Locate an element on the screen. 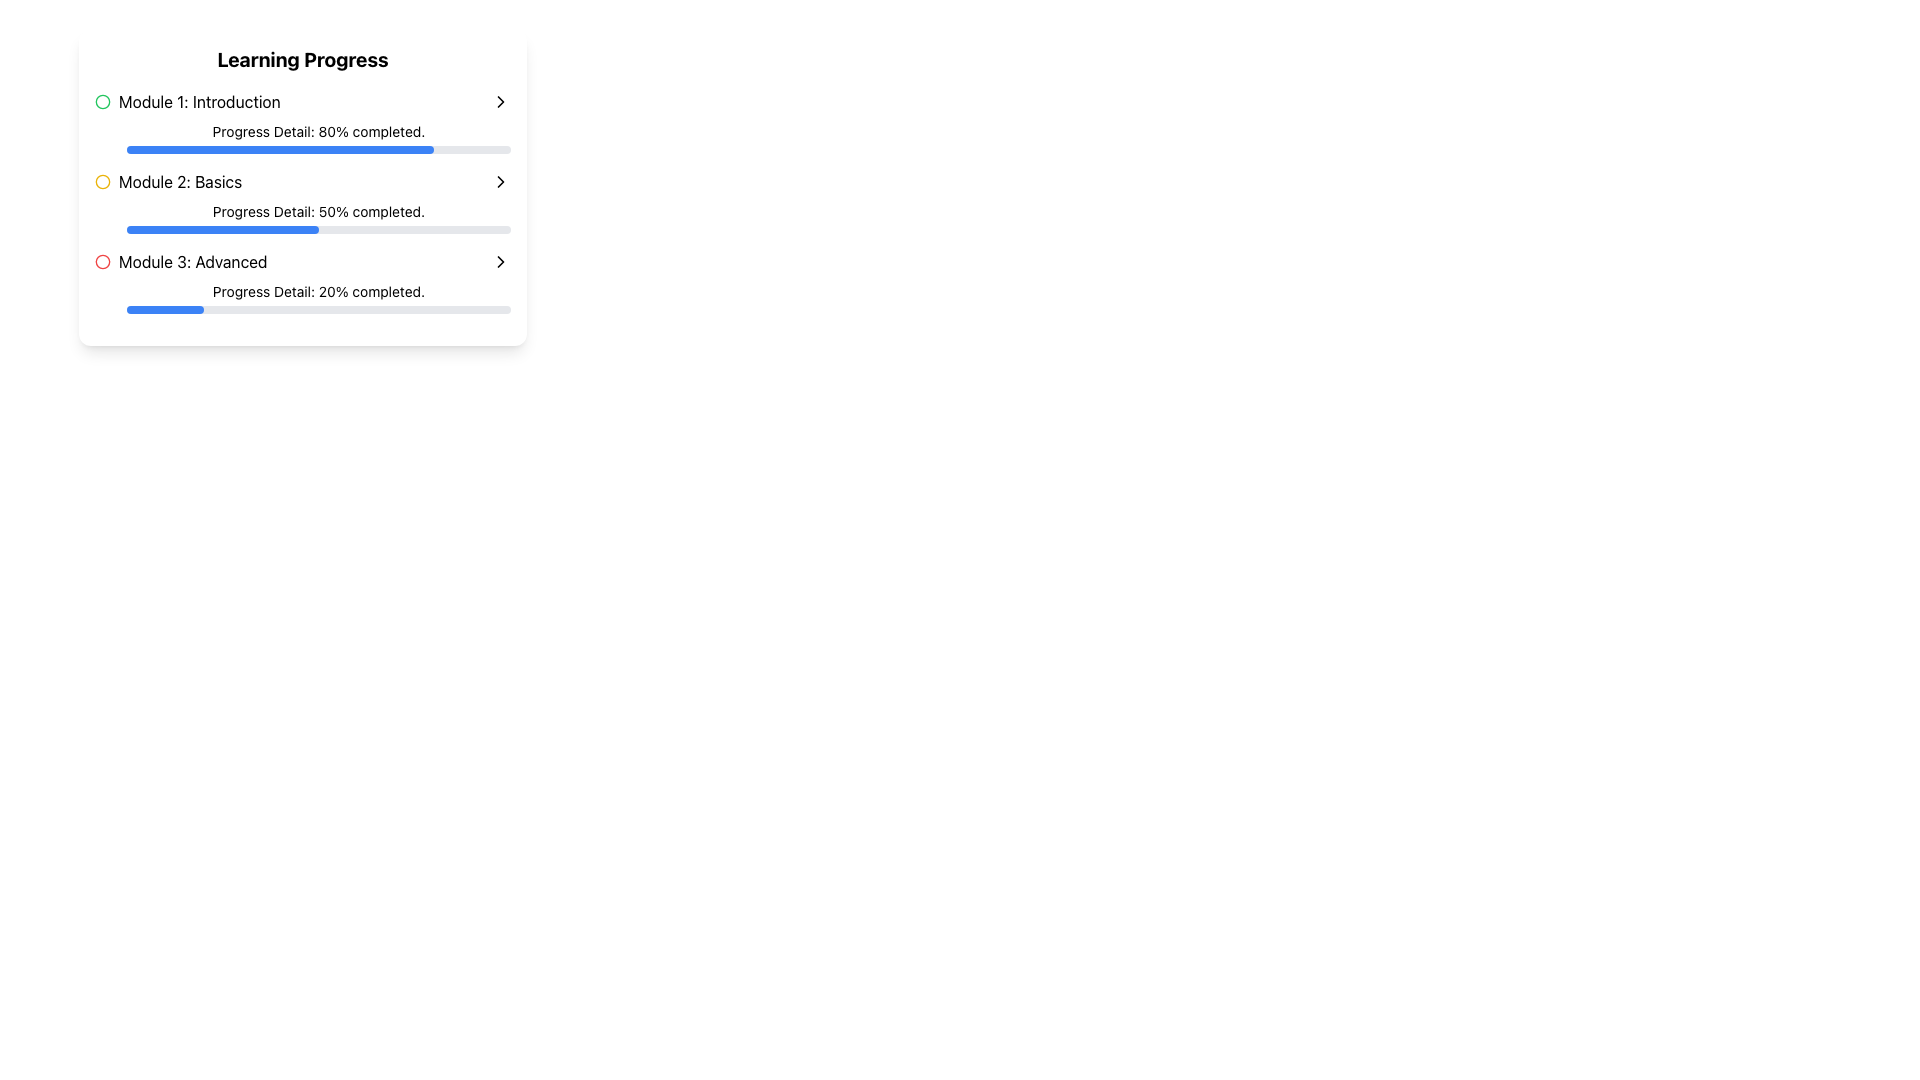 The image size is (1920, 1080). the visual progress bar of the Progress Indicator located under the 'Module 1: Introduction' title in the learning progress interface is located at coordinates (301, 137).